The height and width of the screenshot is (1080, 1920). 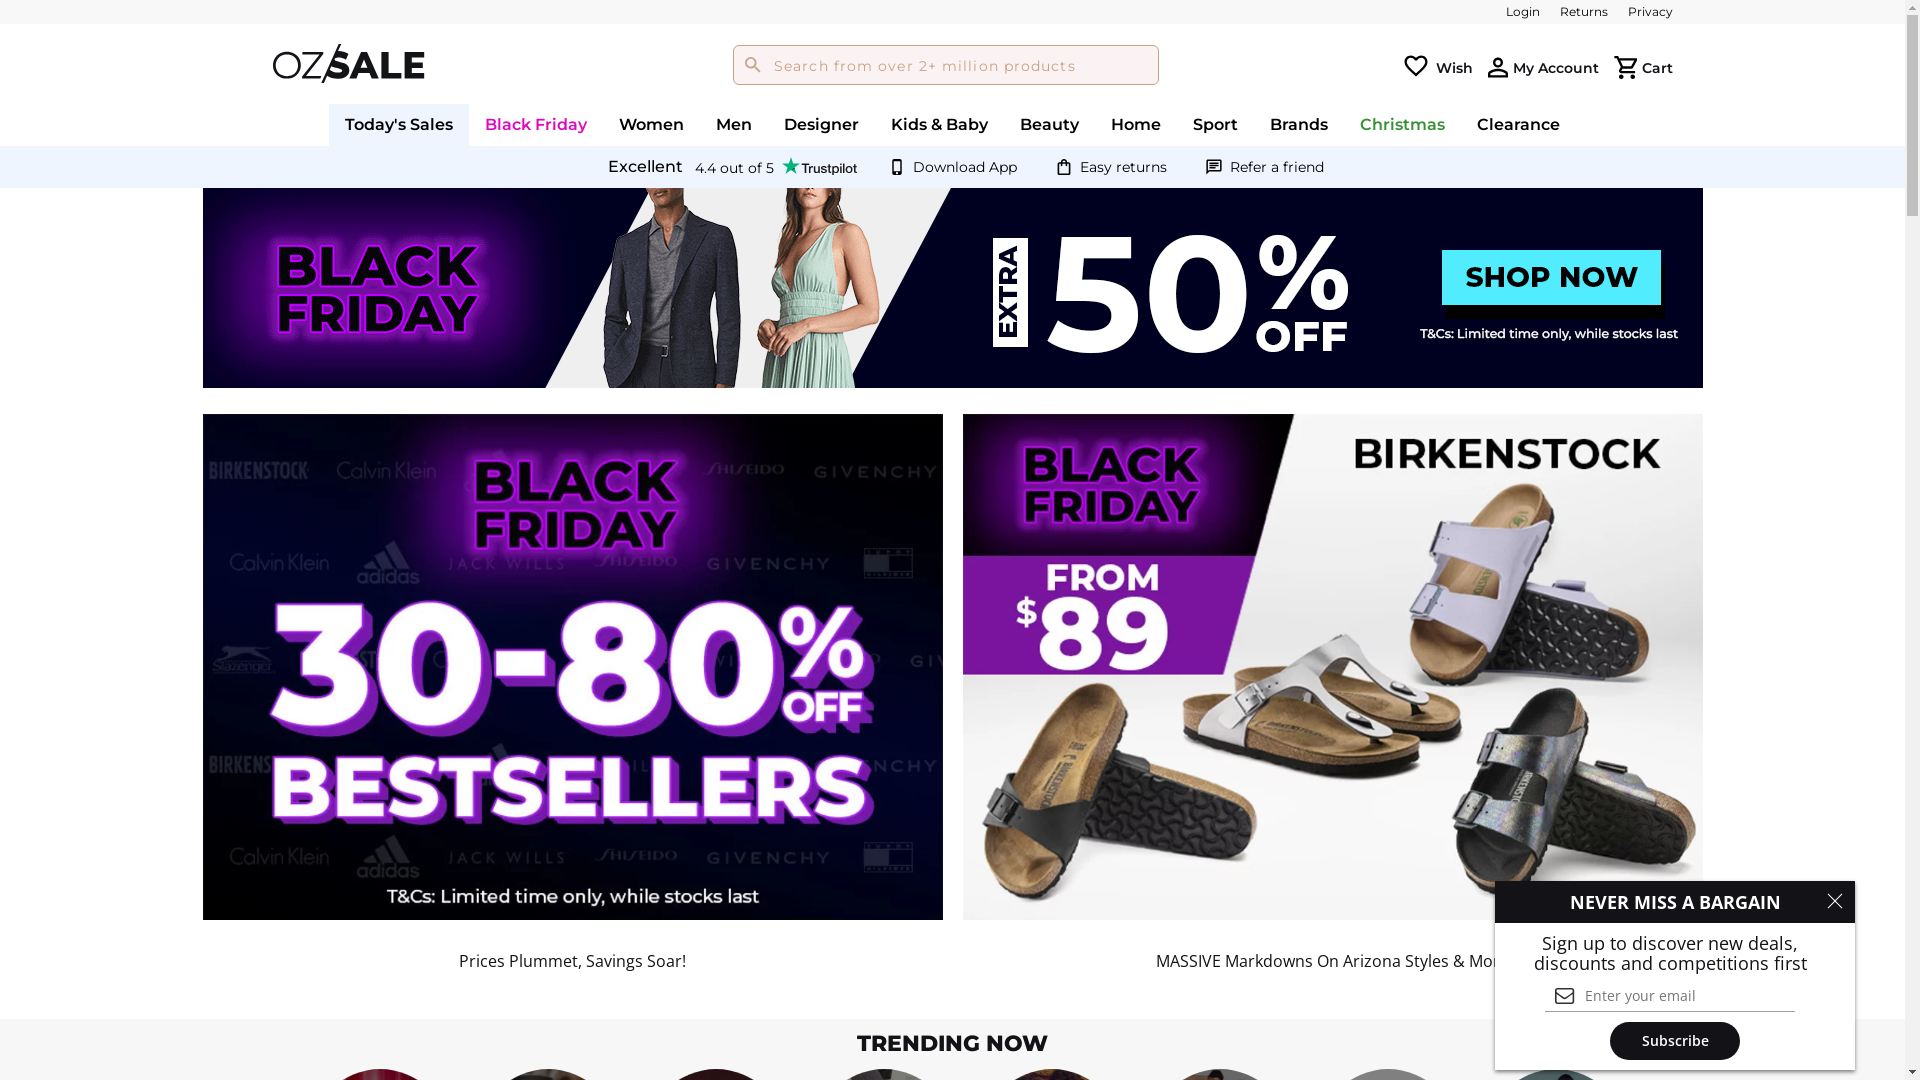 What do you see at coordinates (1460, 124) in the screenshot?
I see `'Clearance'` at bounding box center [1460, 124].